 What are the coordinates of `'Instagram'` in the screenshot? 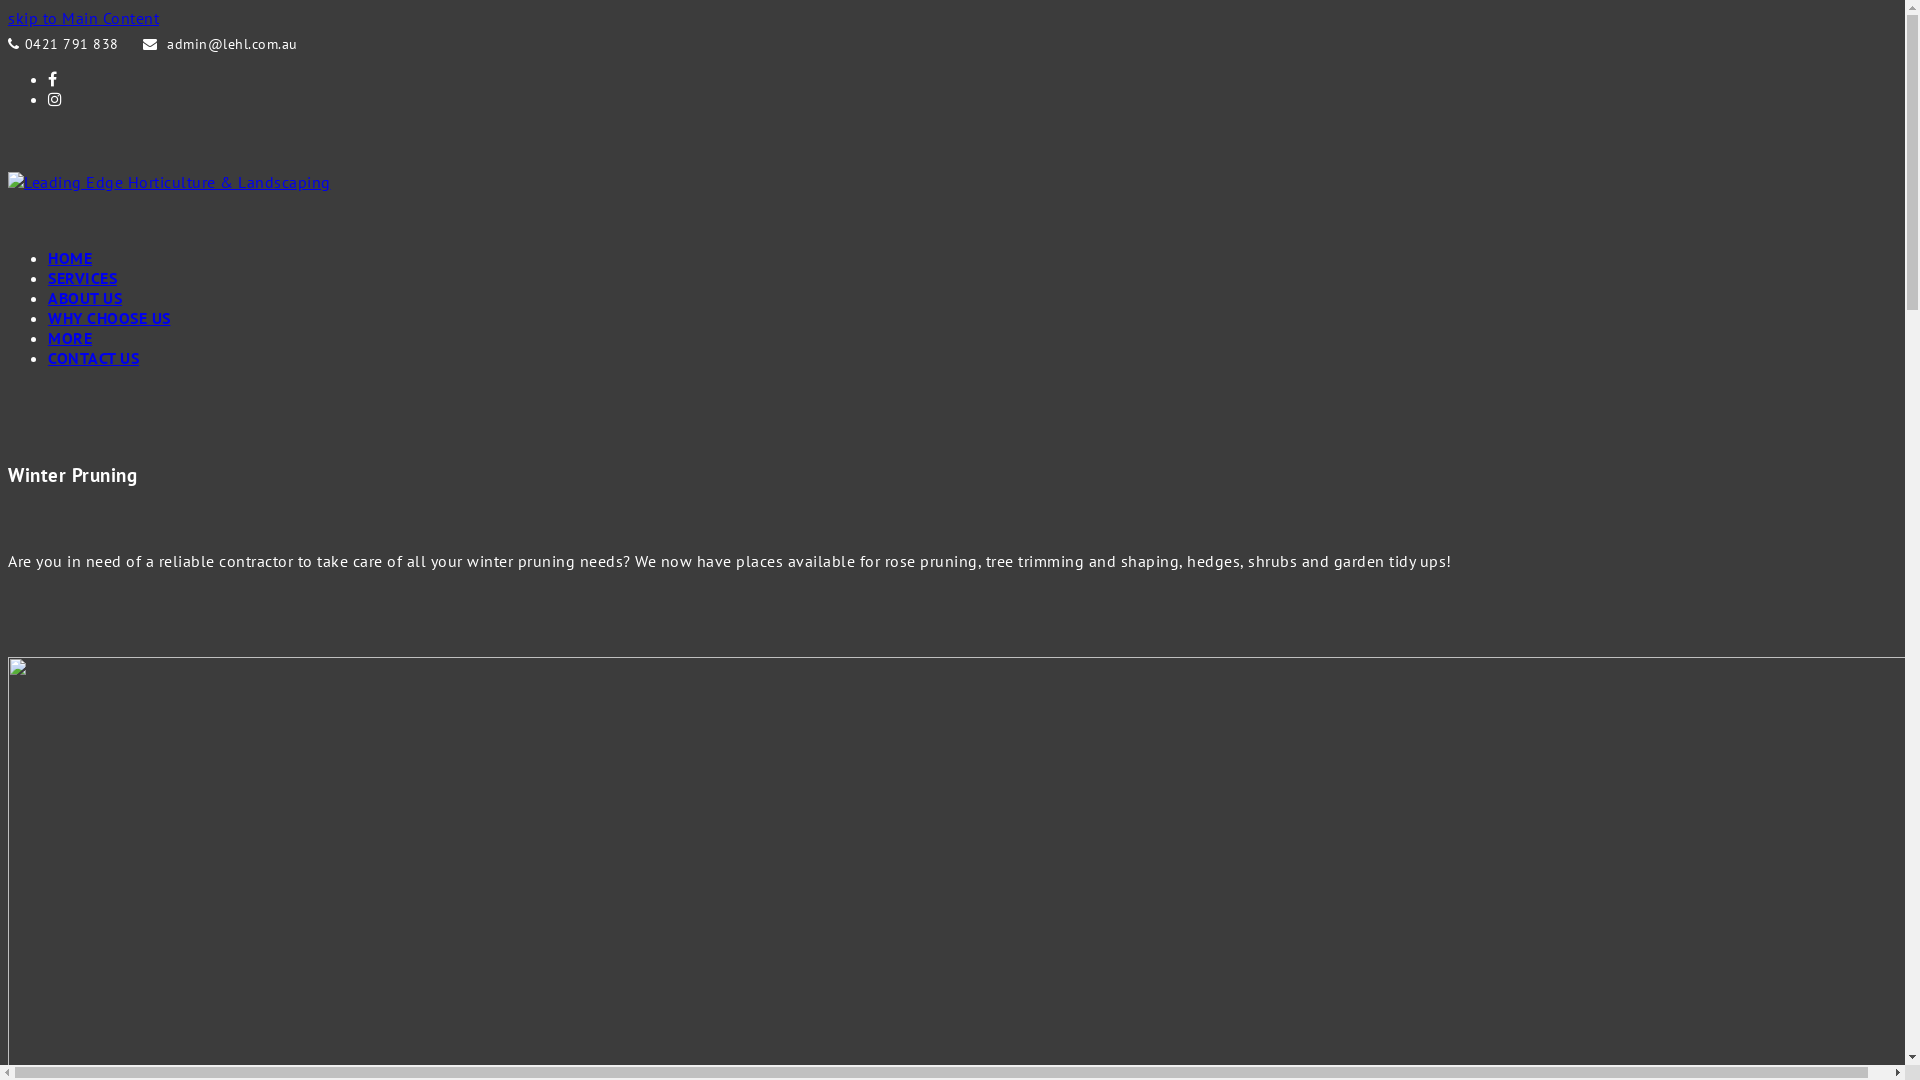 It's located at (48, 99).